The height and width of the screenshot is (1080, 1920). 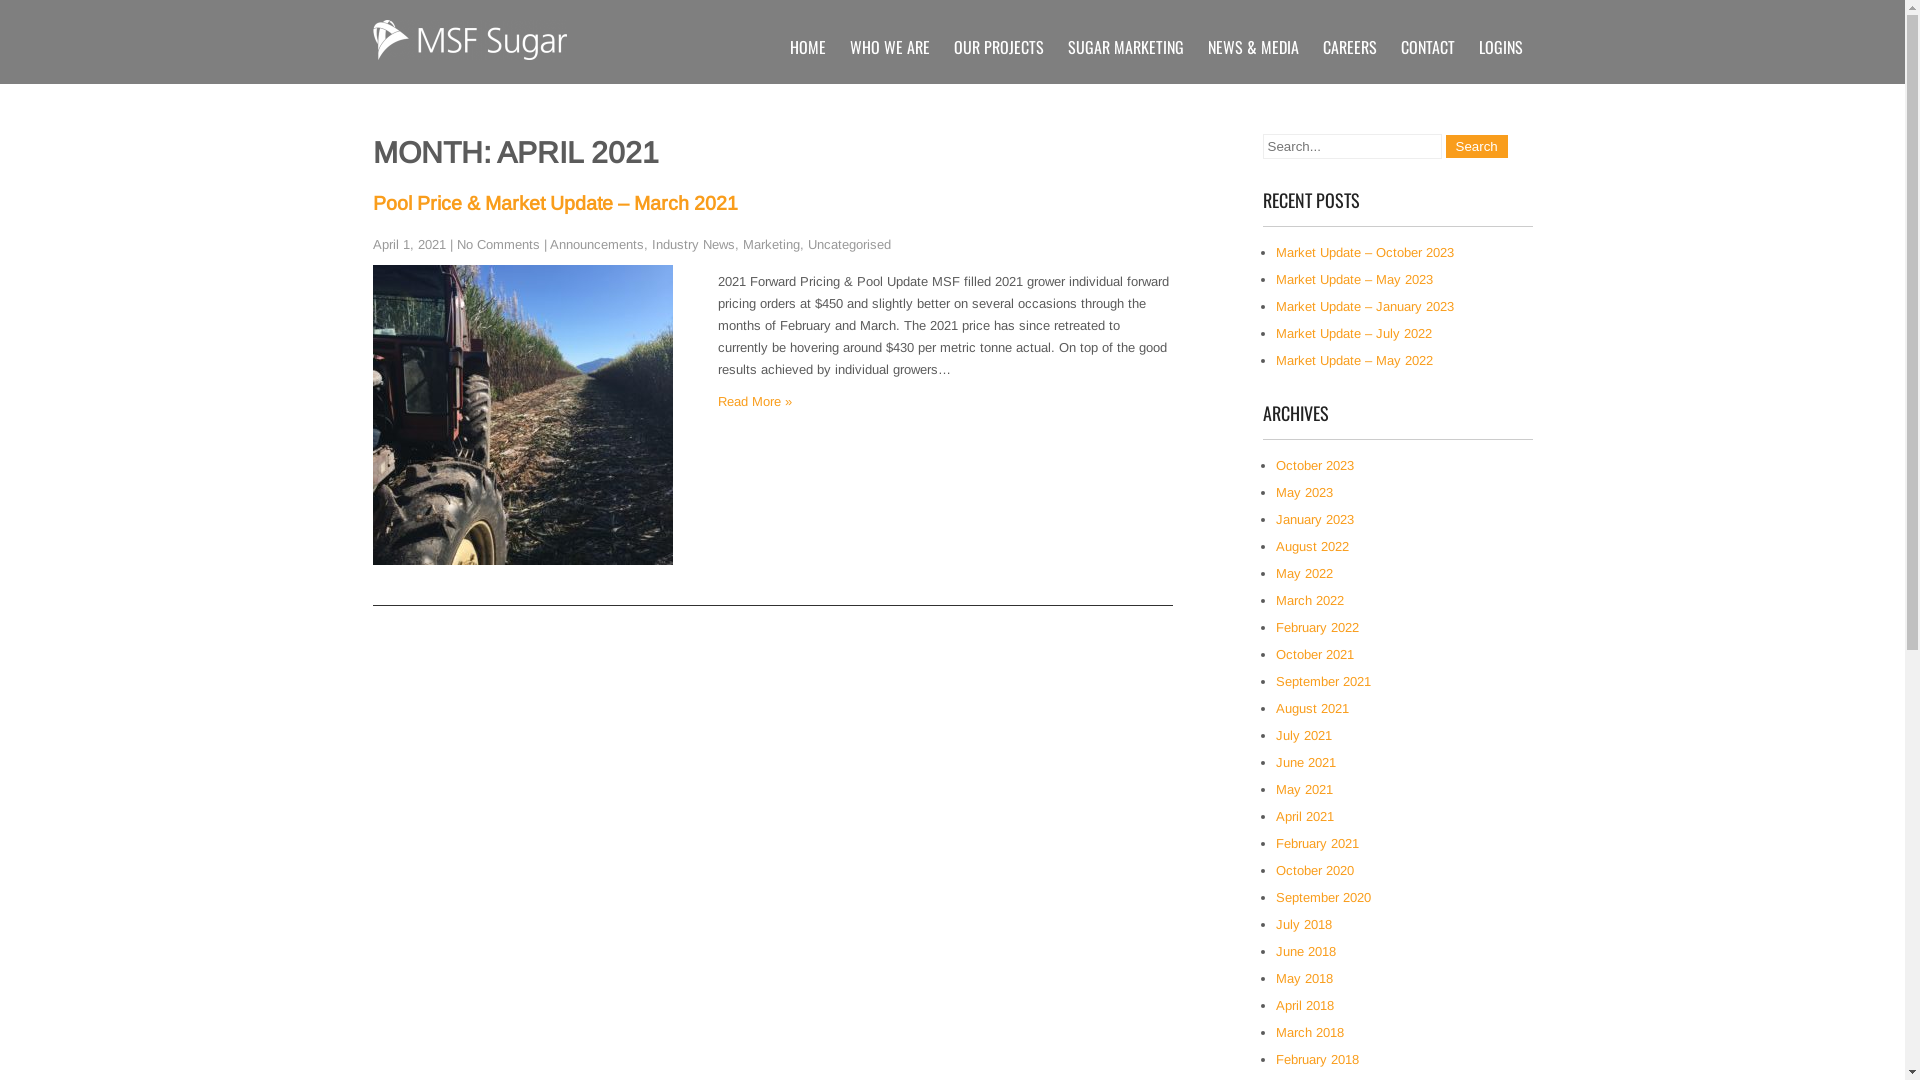 What do you see at coordinates (1348, 45) in the screenshot?
I see `'CAREERS'` at bounding box center [1348, 45].